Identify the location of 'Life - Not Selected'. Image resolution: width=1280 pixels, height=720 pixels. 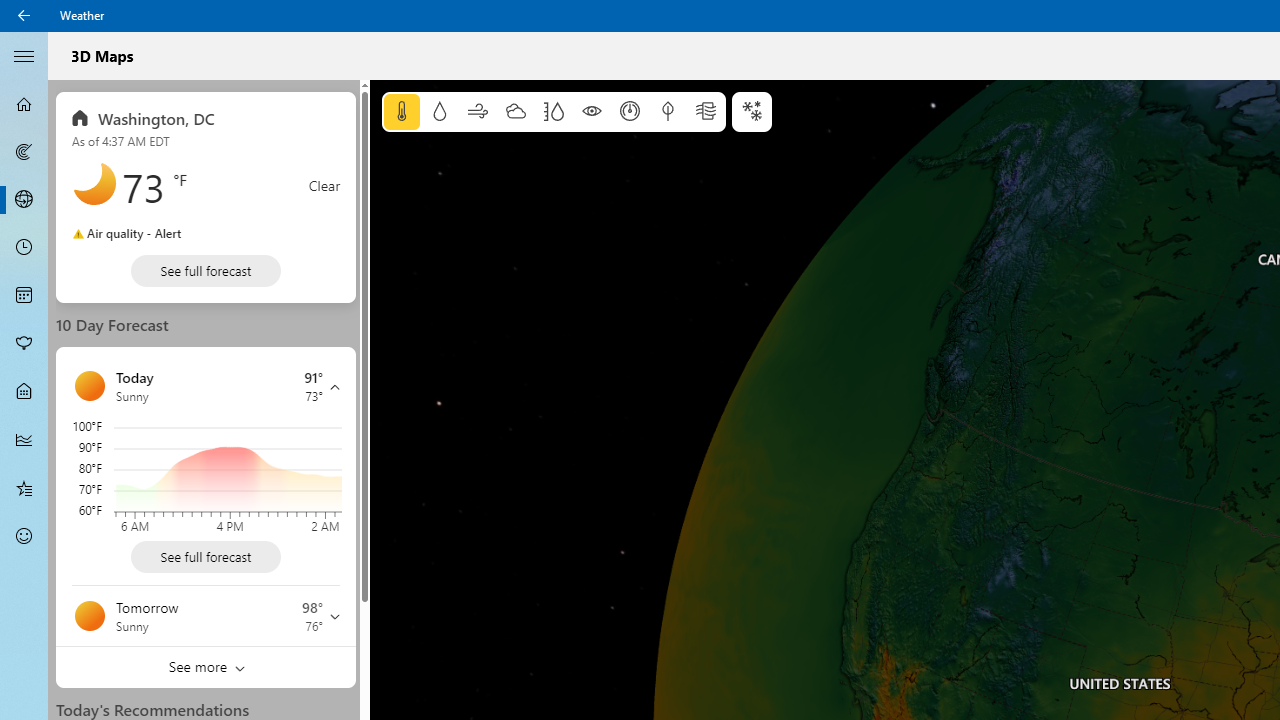
(24, 392).